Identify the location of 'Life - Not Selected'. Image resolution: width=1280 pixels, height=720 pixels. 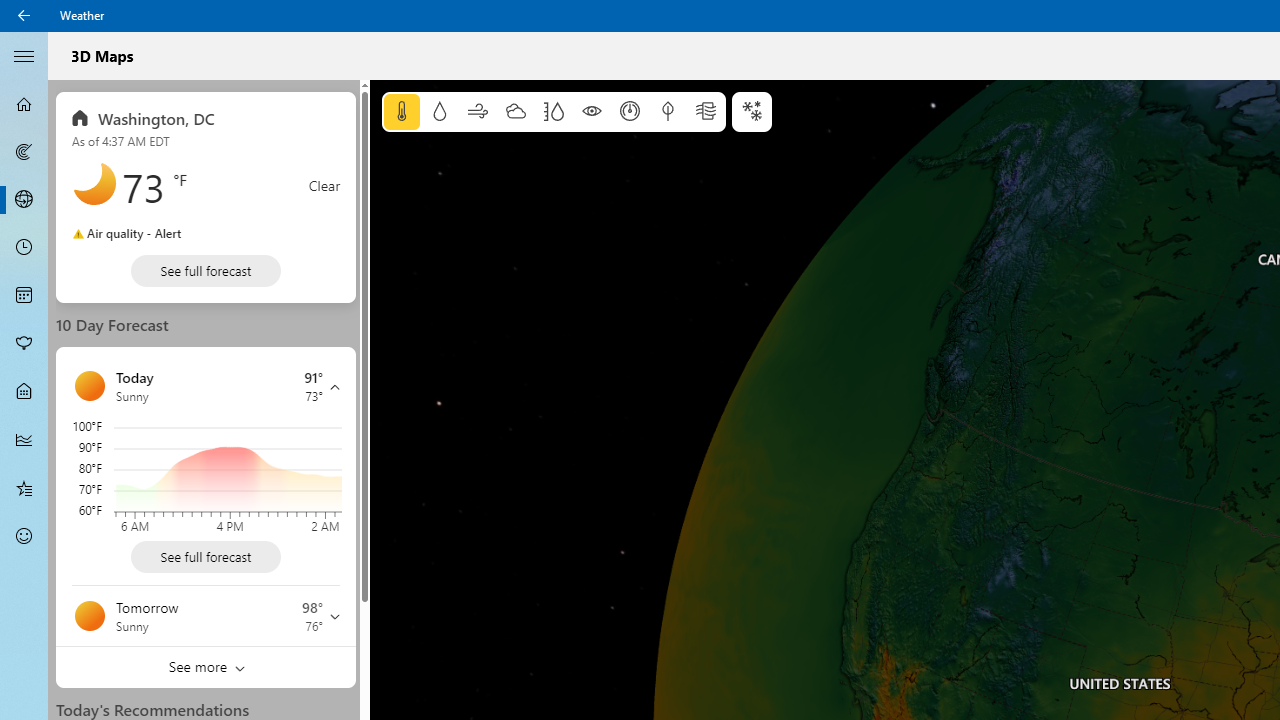
(24, 392).